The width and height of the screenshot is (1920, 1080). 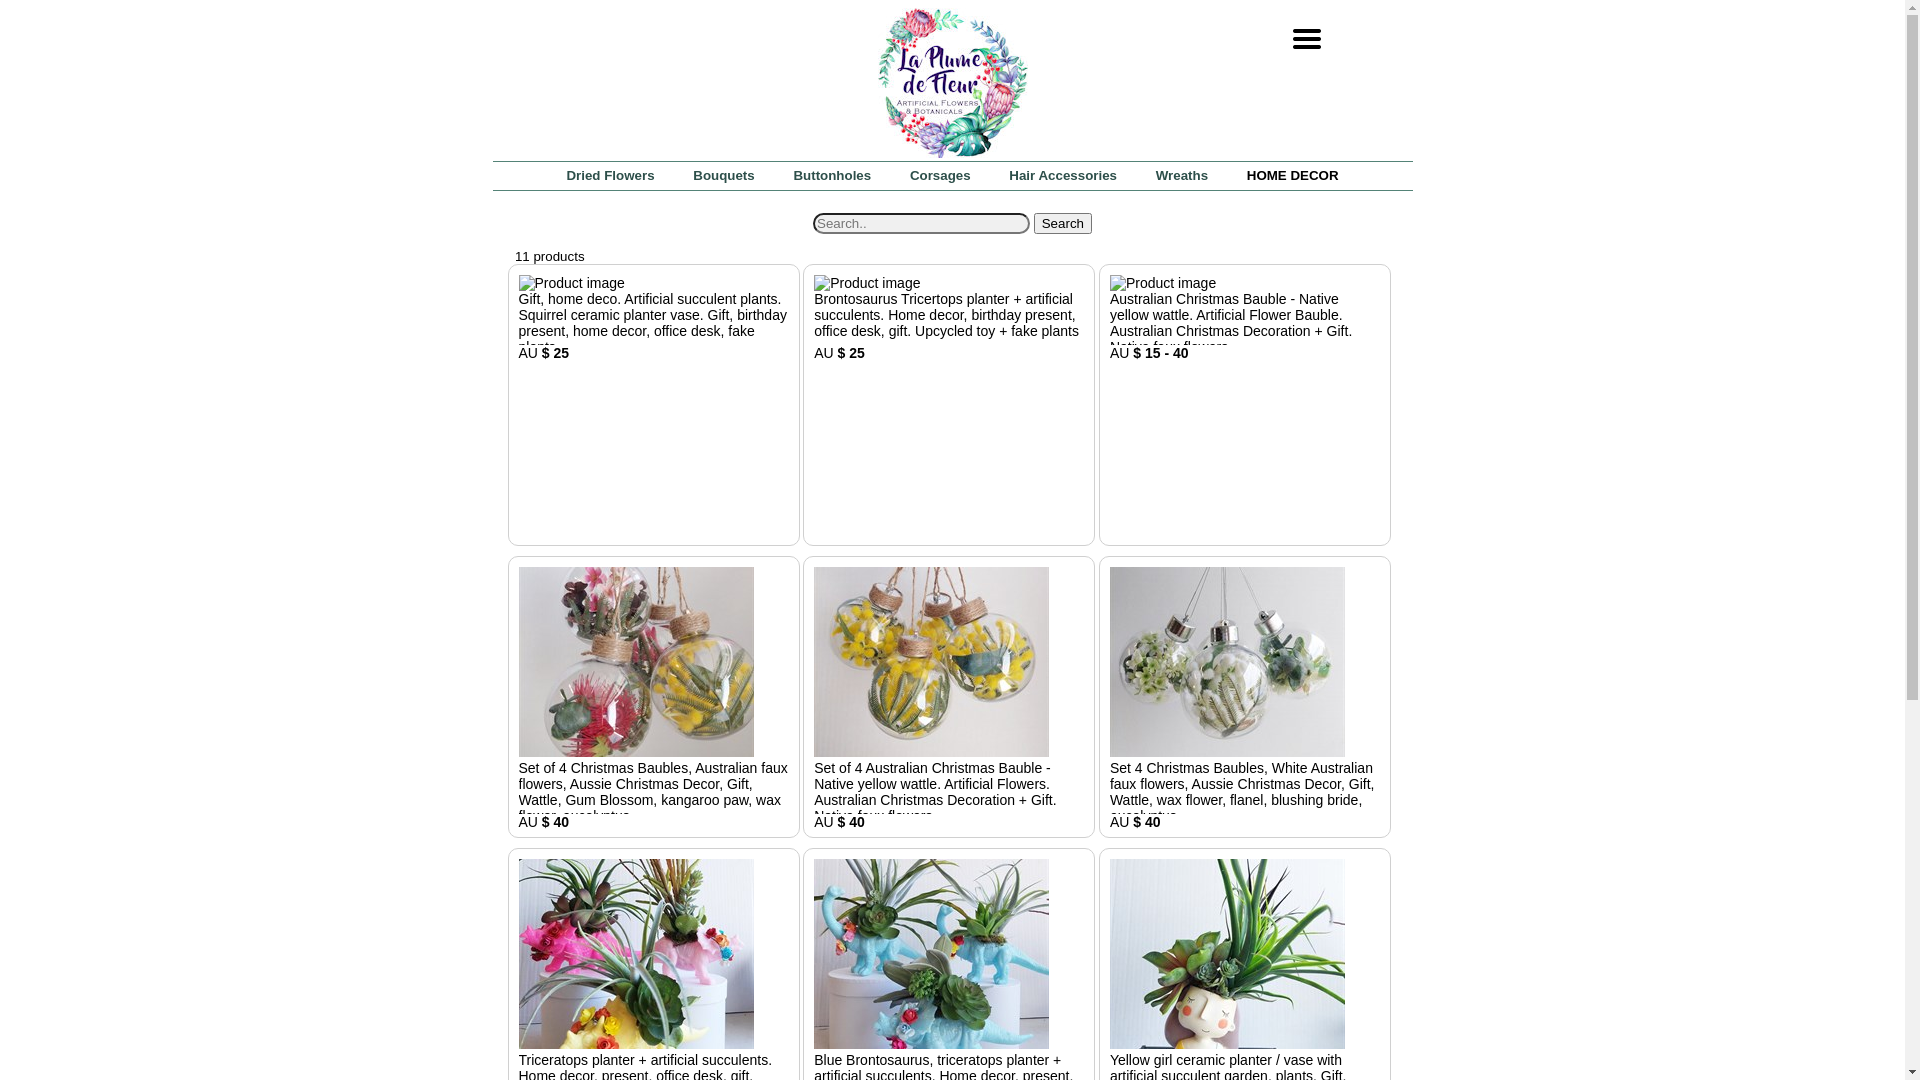 I want to click on 'Search', so click(x=1061, y=223).